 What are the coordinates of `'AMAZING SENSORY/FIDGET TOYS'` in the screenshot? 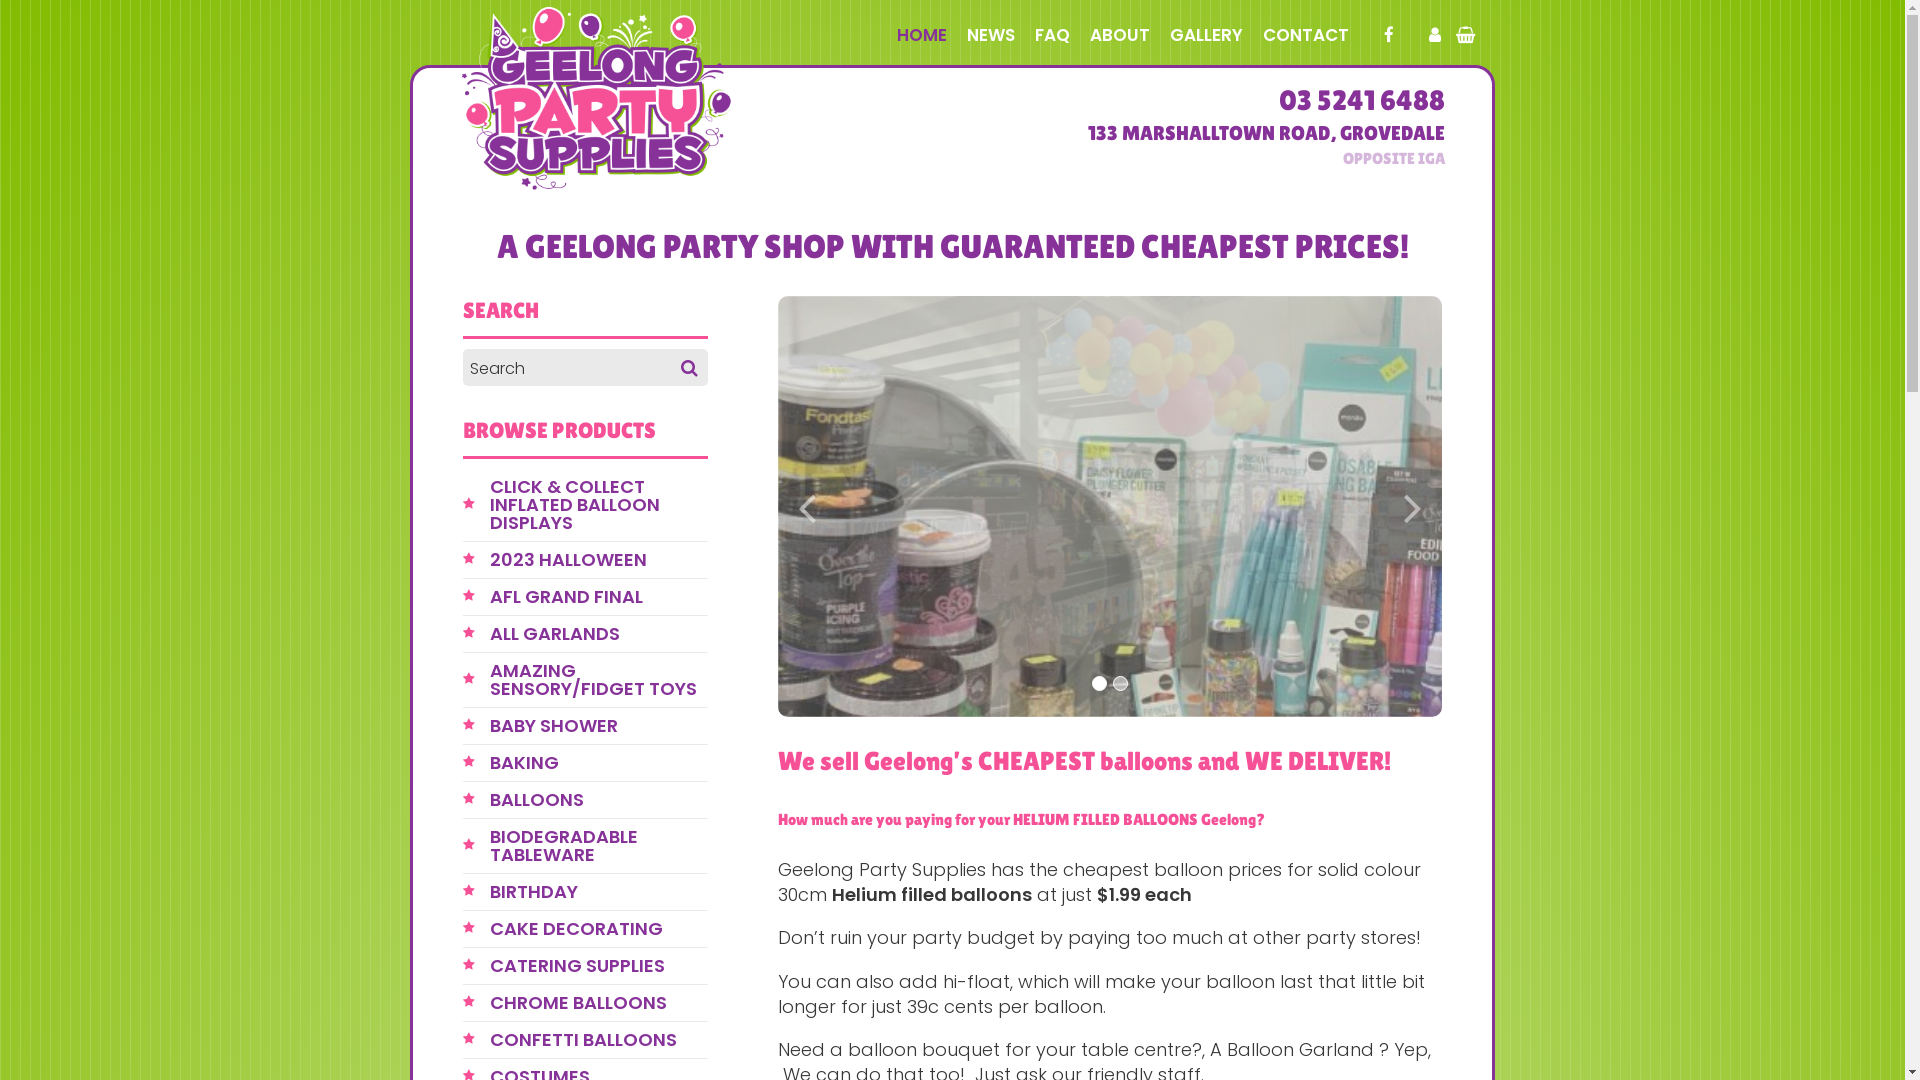 It's located at (598, 678).